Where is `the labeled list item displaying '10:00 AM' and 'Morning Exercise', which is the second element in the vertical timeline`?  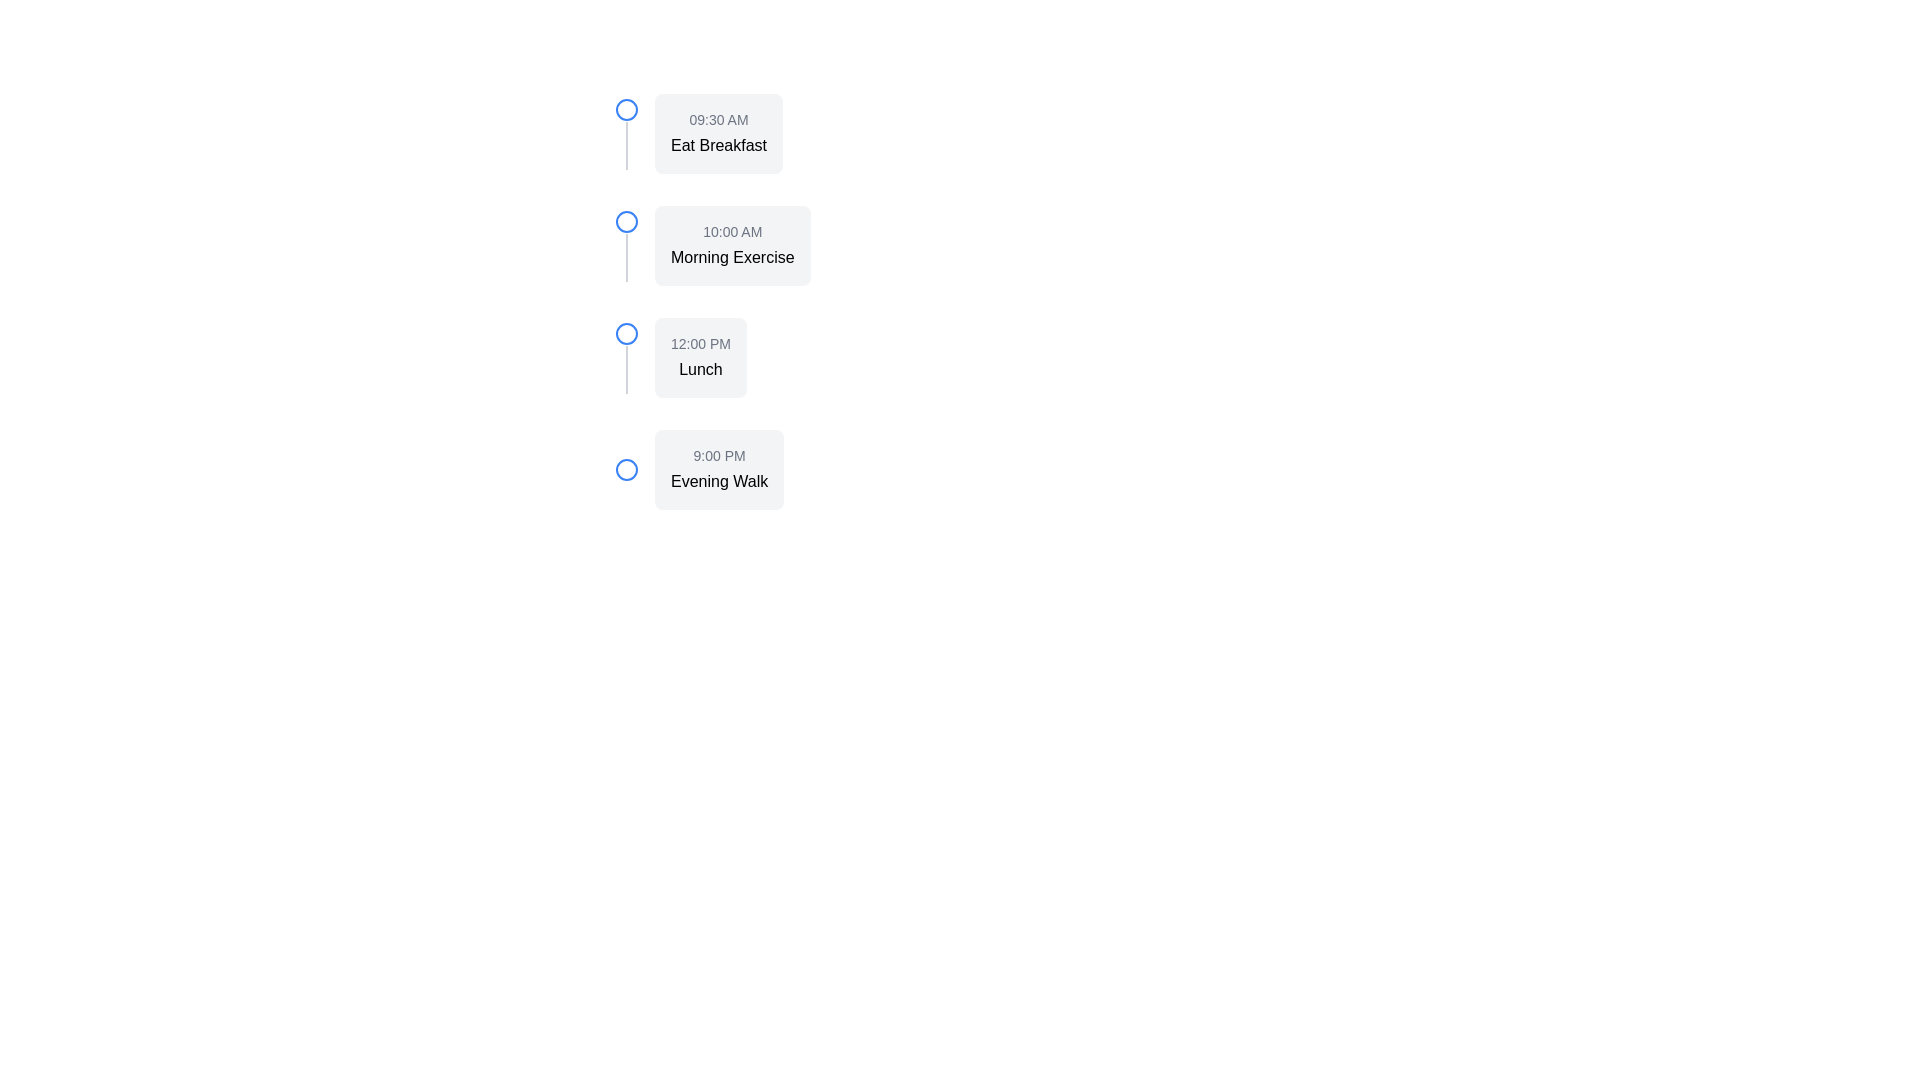 the labeled list item displaying '10:00 AM' and 'Morning Exercise', which is the second element in the vertical timeline is located at coordinates (822, 245).